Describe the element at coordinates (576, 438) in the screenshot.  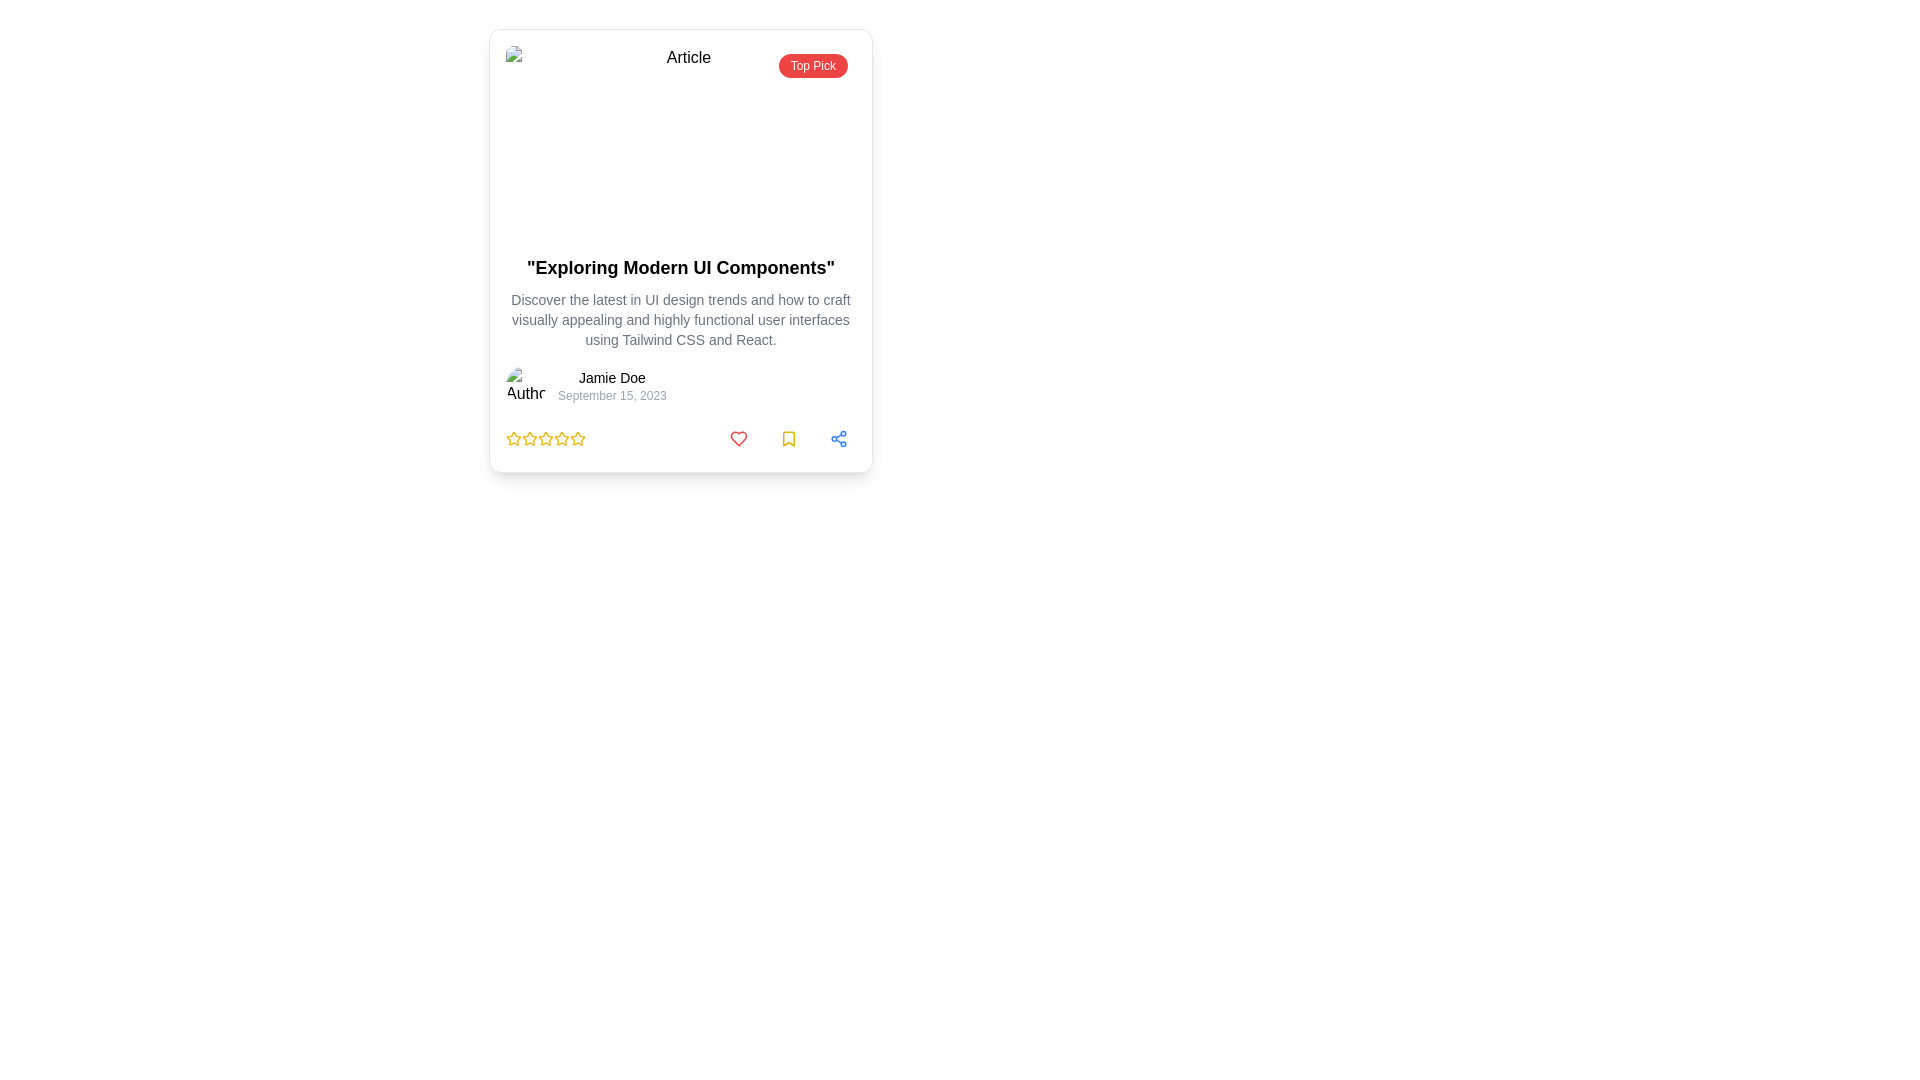
I see `the star-shaped icon with a hollow yellow outline, which is the last star in a horizontal sequence of 5 star icons, located in the bottom-left section of a card layout` at that location.